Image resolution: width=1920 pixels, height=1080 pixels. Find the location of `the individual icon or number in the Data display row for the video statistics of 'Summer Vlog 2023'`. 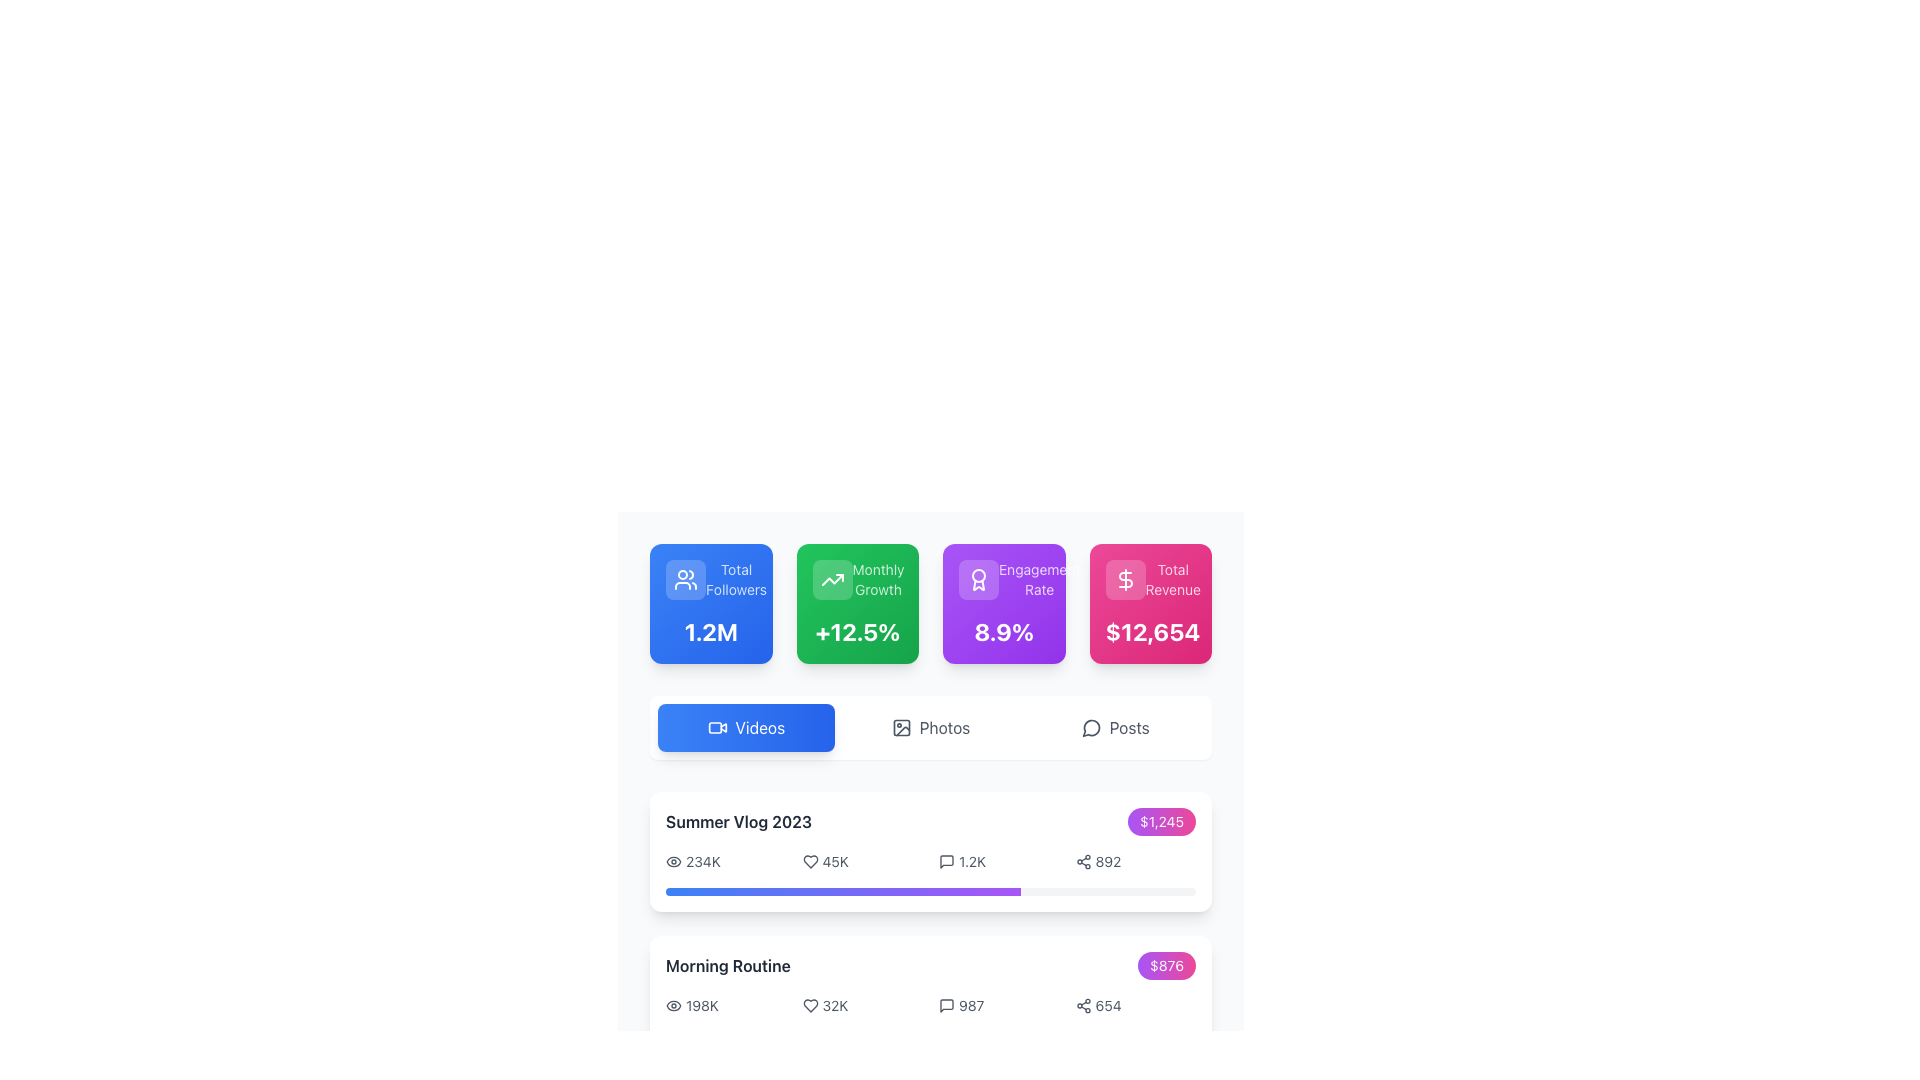

the individual icon or number in the Data display row for the video statistics of 'Summer Vlog 2023' is located at coordinates (930, 860).